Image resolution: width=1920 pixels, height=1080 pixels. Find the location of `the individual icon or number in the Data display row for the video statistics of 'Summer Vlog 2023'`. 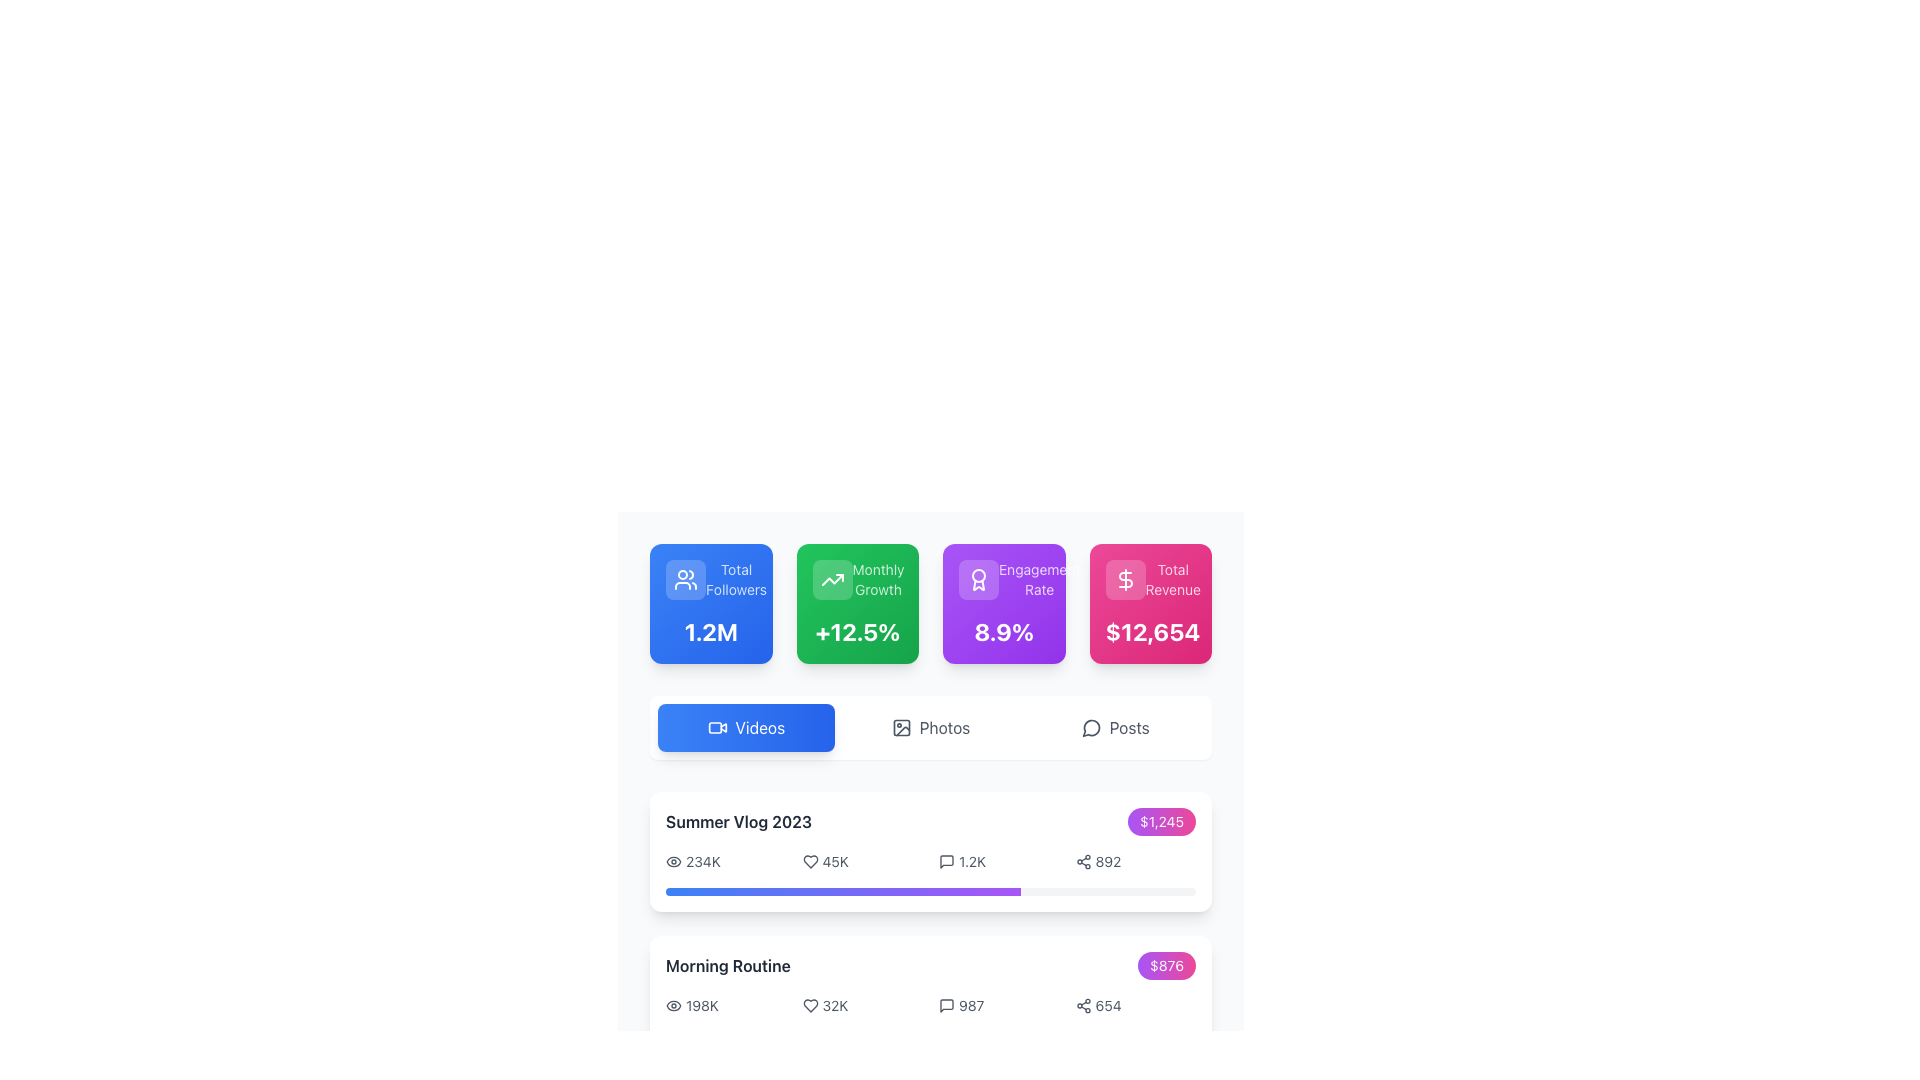

the individual icon or number in the Data display row for the video statistics of 'Summer Vlog 2023' is located at coordinates (930, 860).